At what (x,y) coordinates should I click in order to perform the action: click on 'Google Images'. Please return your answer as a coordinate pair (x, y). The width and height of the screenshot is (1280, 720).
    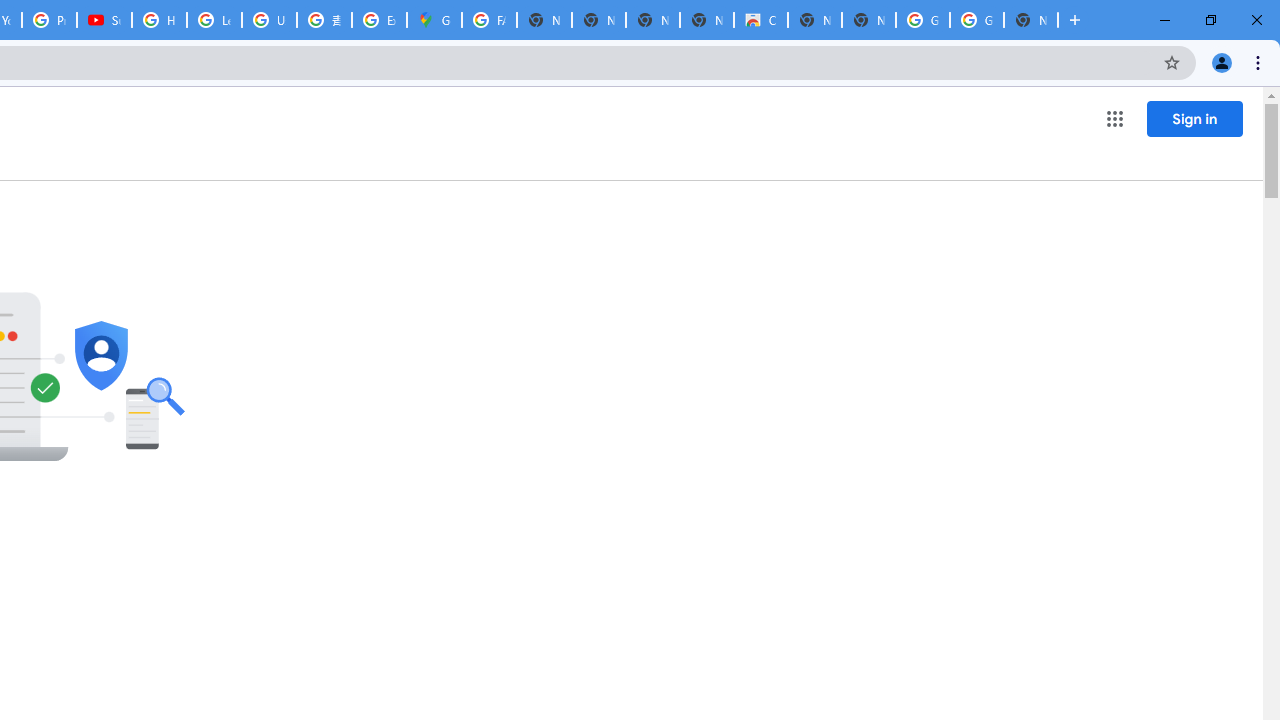
    Looking at the image, I should click on (921, 20).